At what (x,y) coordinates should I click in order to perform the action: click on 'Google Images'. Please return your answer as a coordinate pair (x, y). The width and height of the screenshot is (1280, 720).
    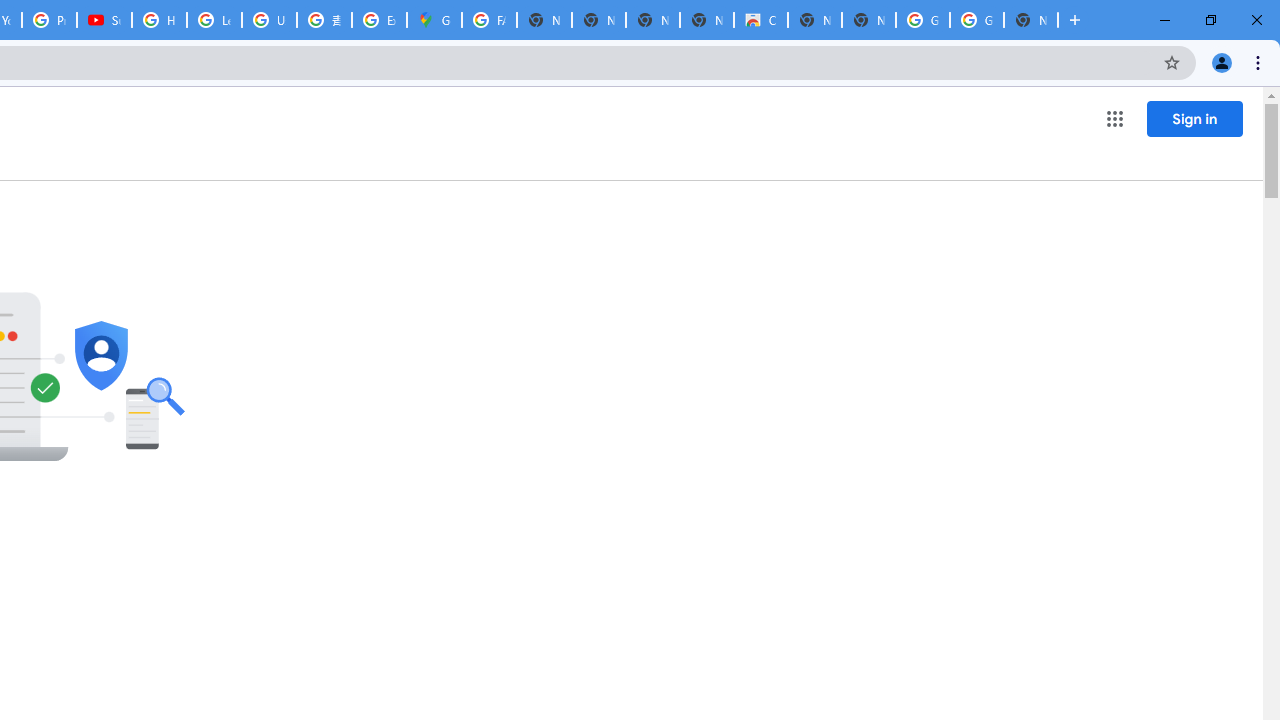
    Looking at the image, I should click on (921, 20).